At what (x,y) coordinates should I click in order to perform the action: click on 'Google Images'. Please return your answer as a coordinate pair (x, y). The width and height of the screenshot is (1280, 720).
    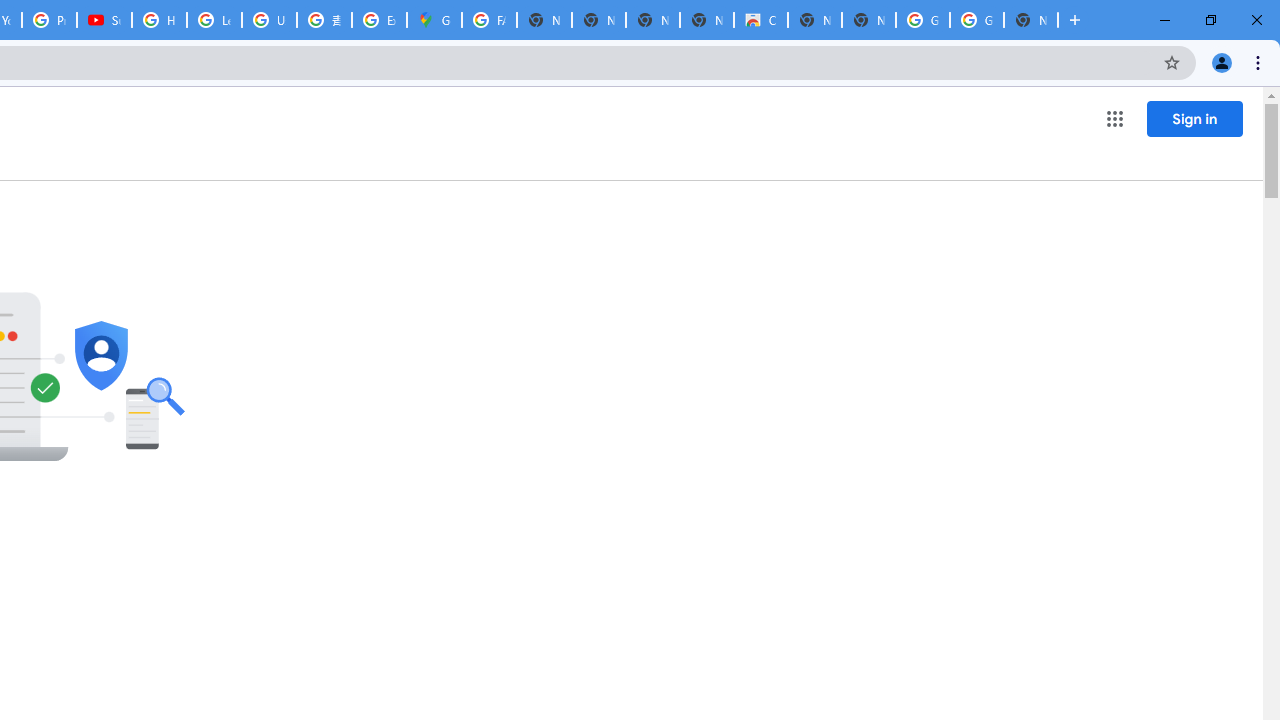
    Looking at the image, I should click on (921, 20).